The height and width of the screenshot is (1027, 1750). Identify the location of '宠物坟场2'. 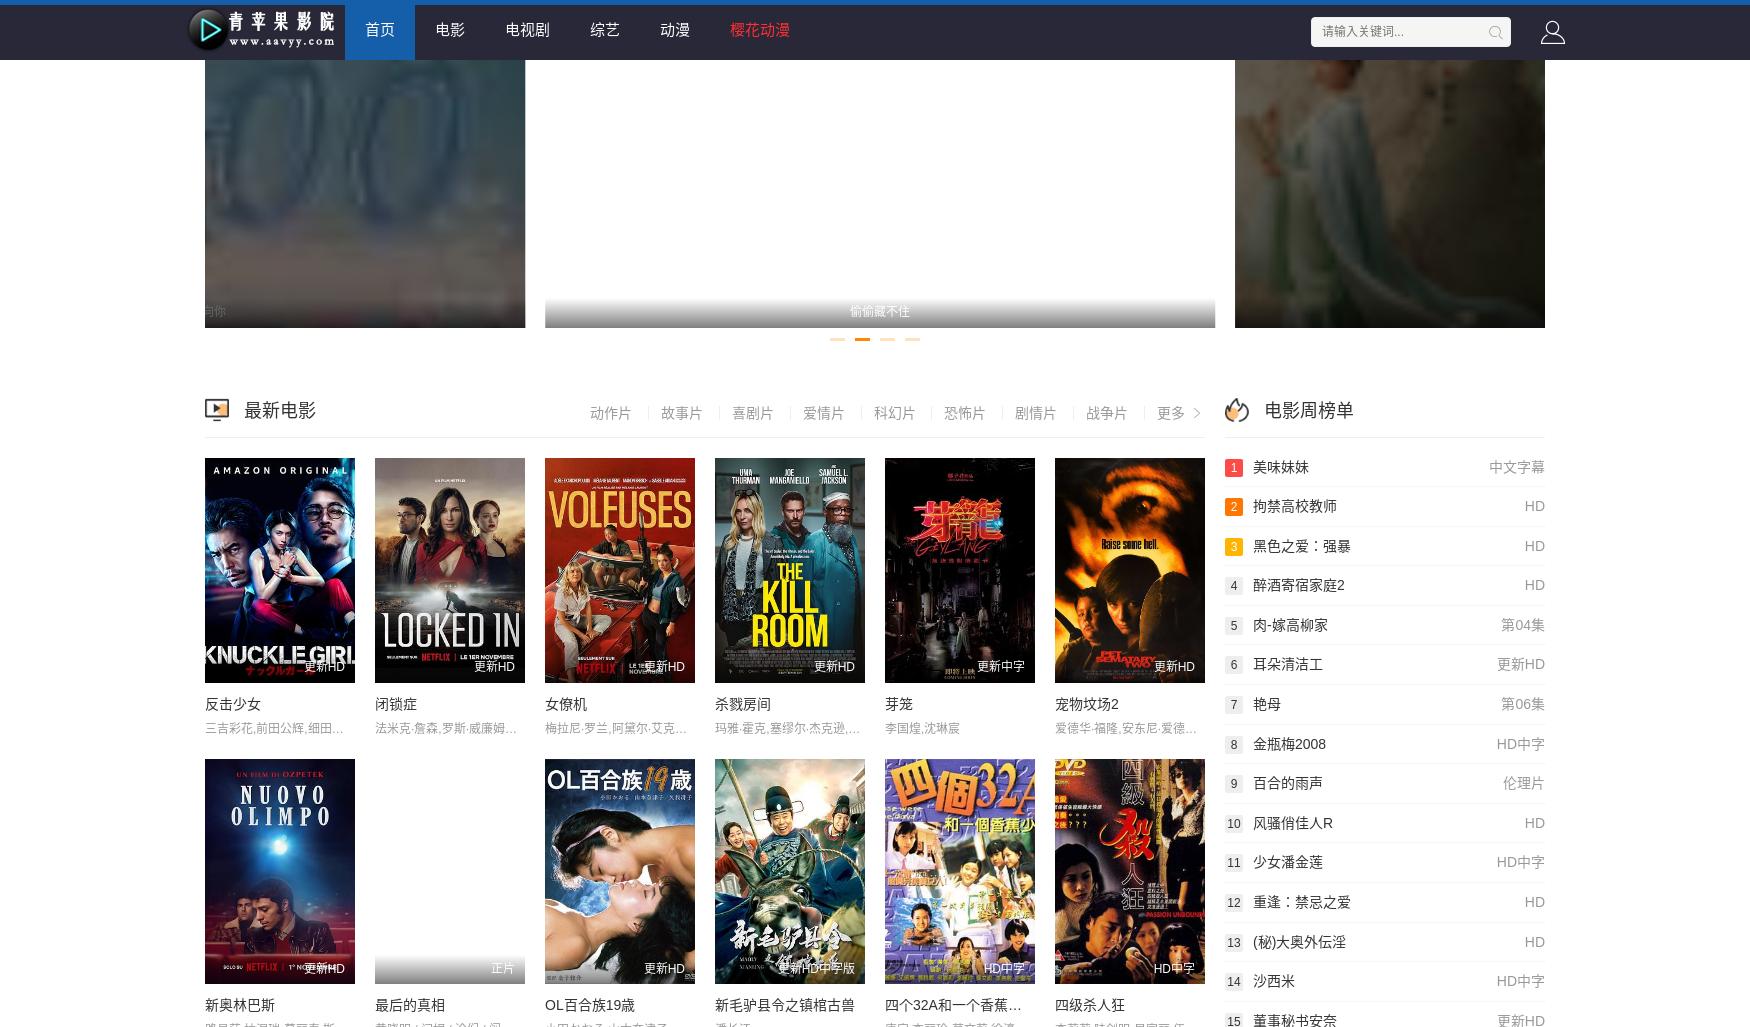
(1054, 702).